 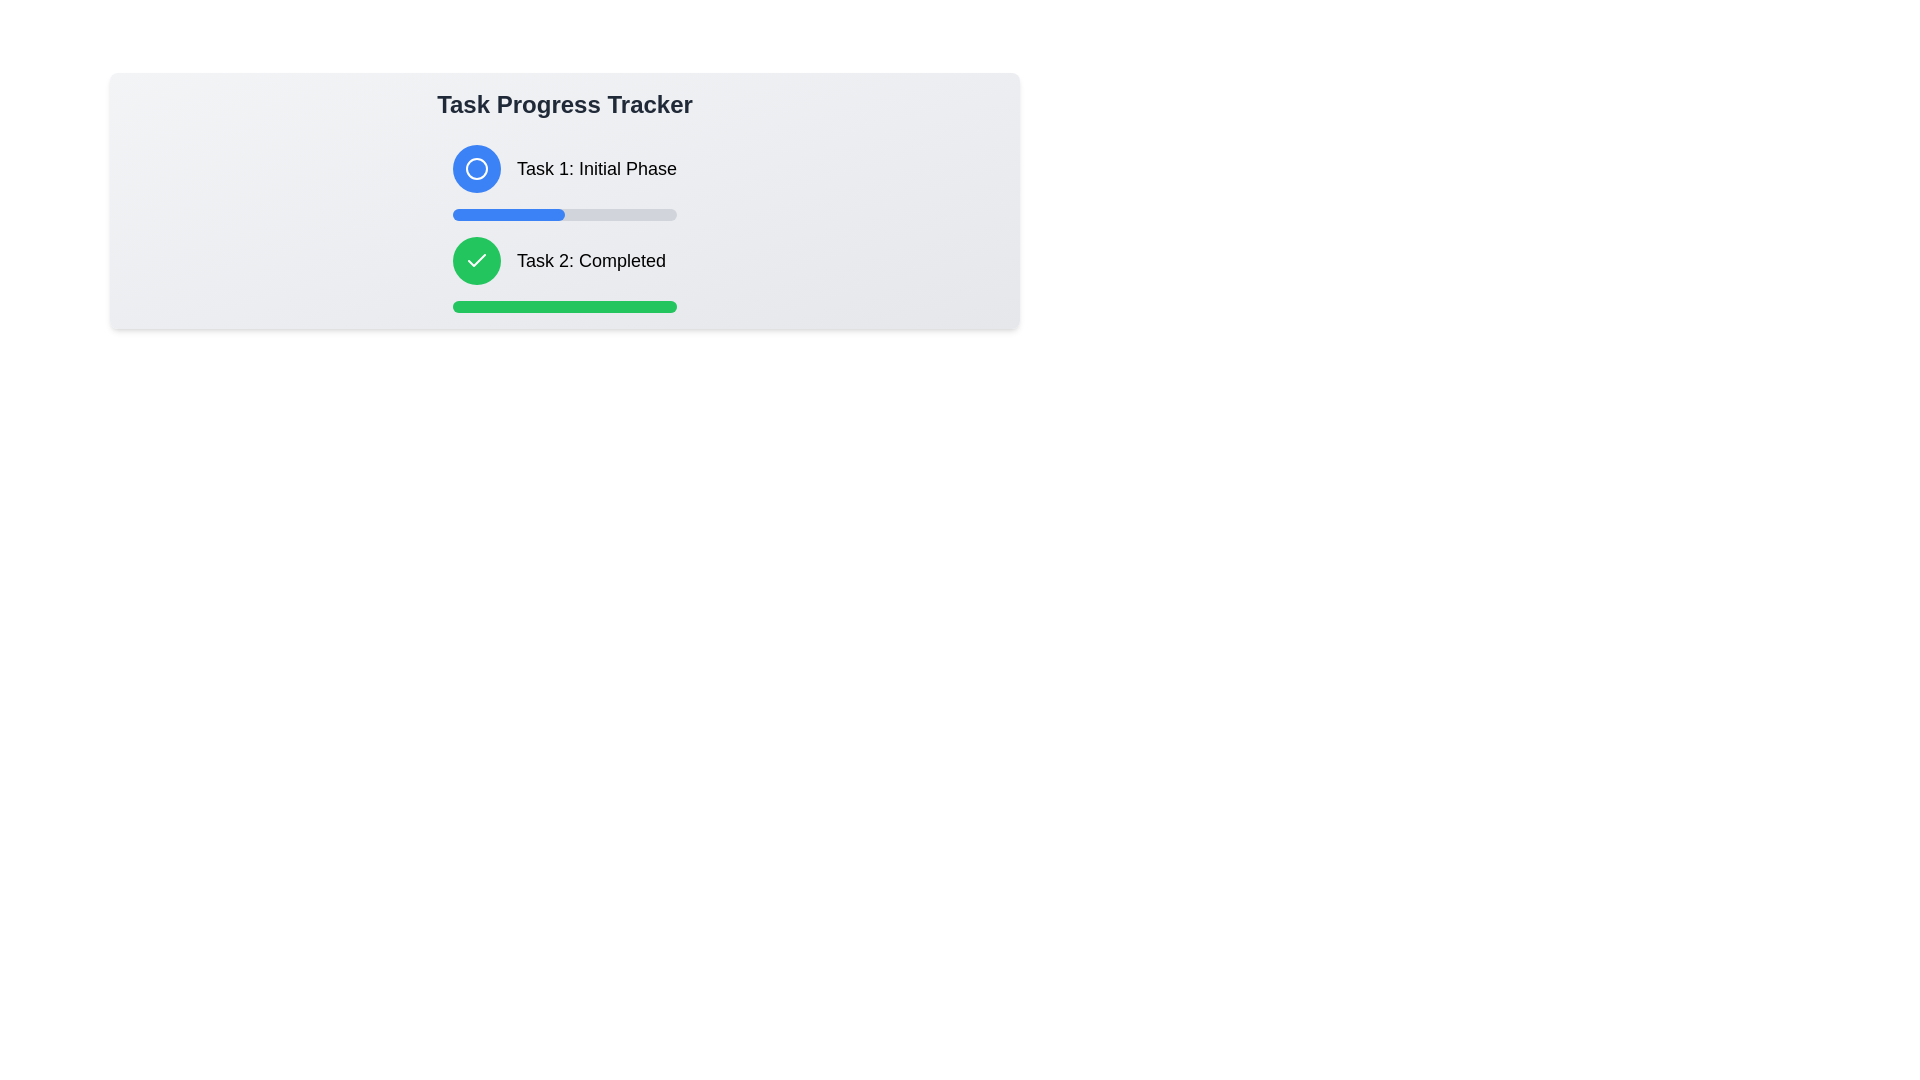 What do you see at coordinates (595, 168) in the screenshot?
I see `the text label for the first task in the task progress tracker, which is positioned horizontally adjacent to a circular blue icon` at bounding box center [595, 168].